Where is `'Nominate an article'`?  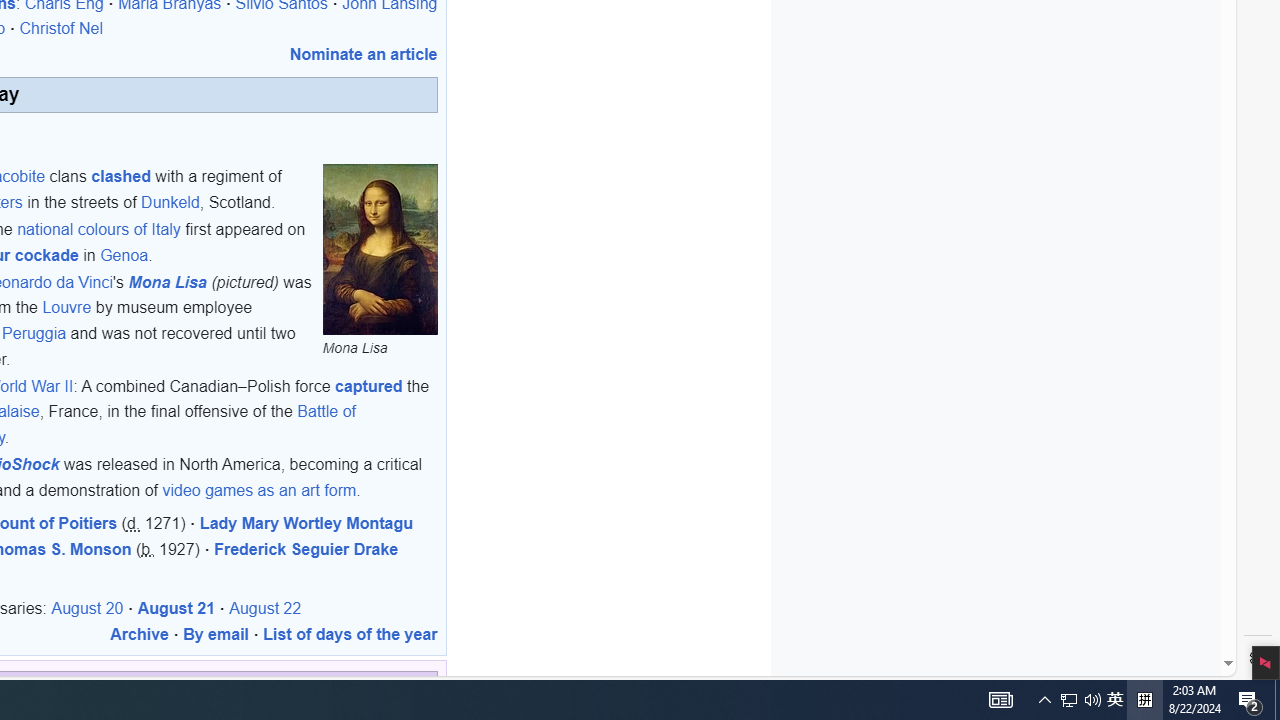
'Nominate an article' is located at coordinates (363, 53).